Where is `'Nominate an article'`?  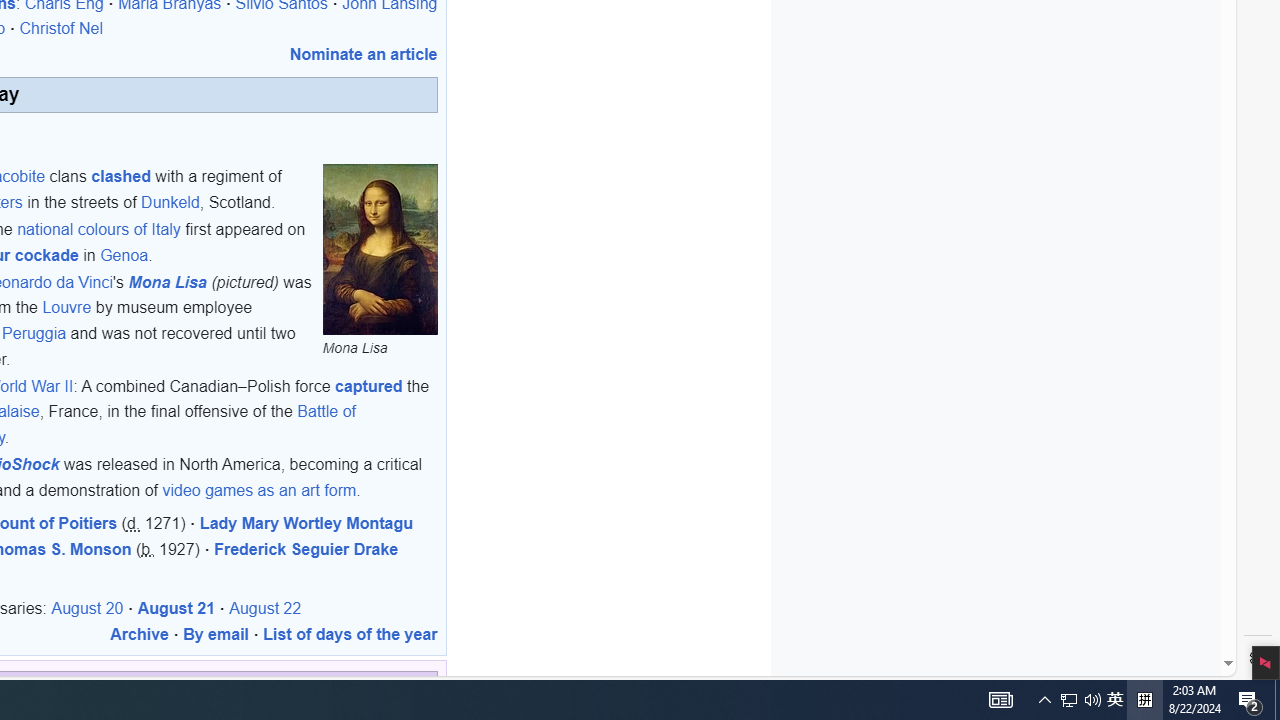
'Nominate an article' is located at coordinates (363, 53).